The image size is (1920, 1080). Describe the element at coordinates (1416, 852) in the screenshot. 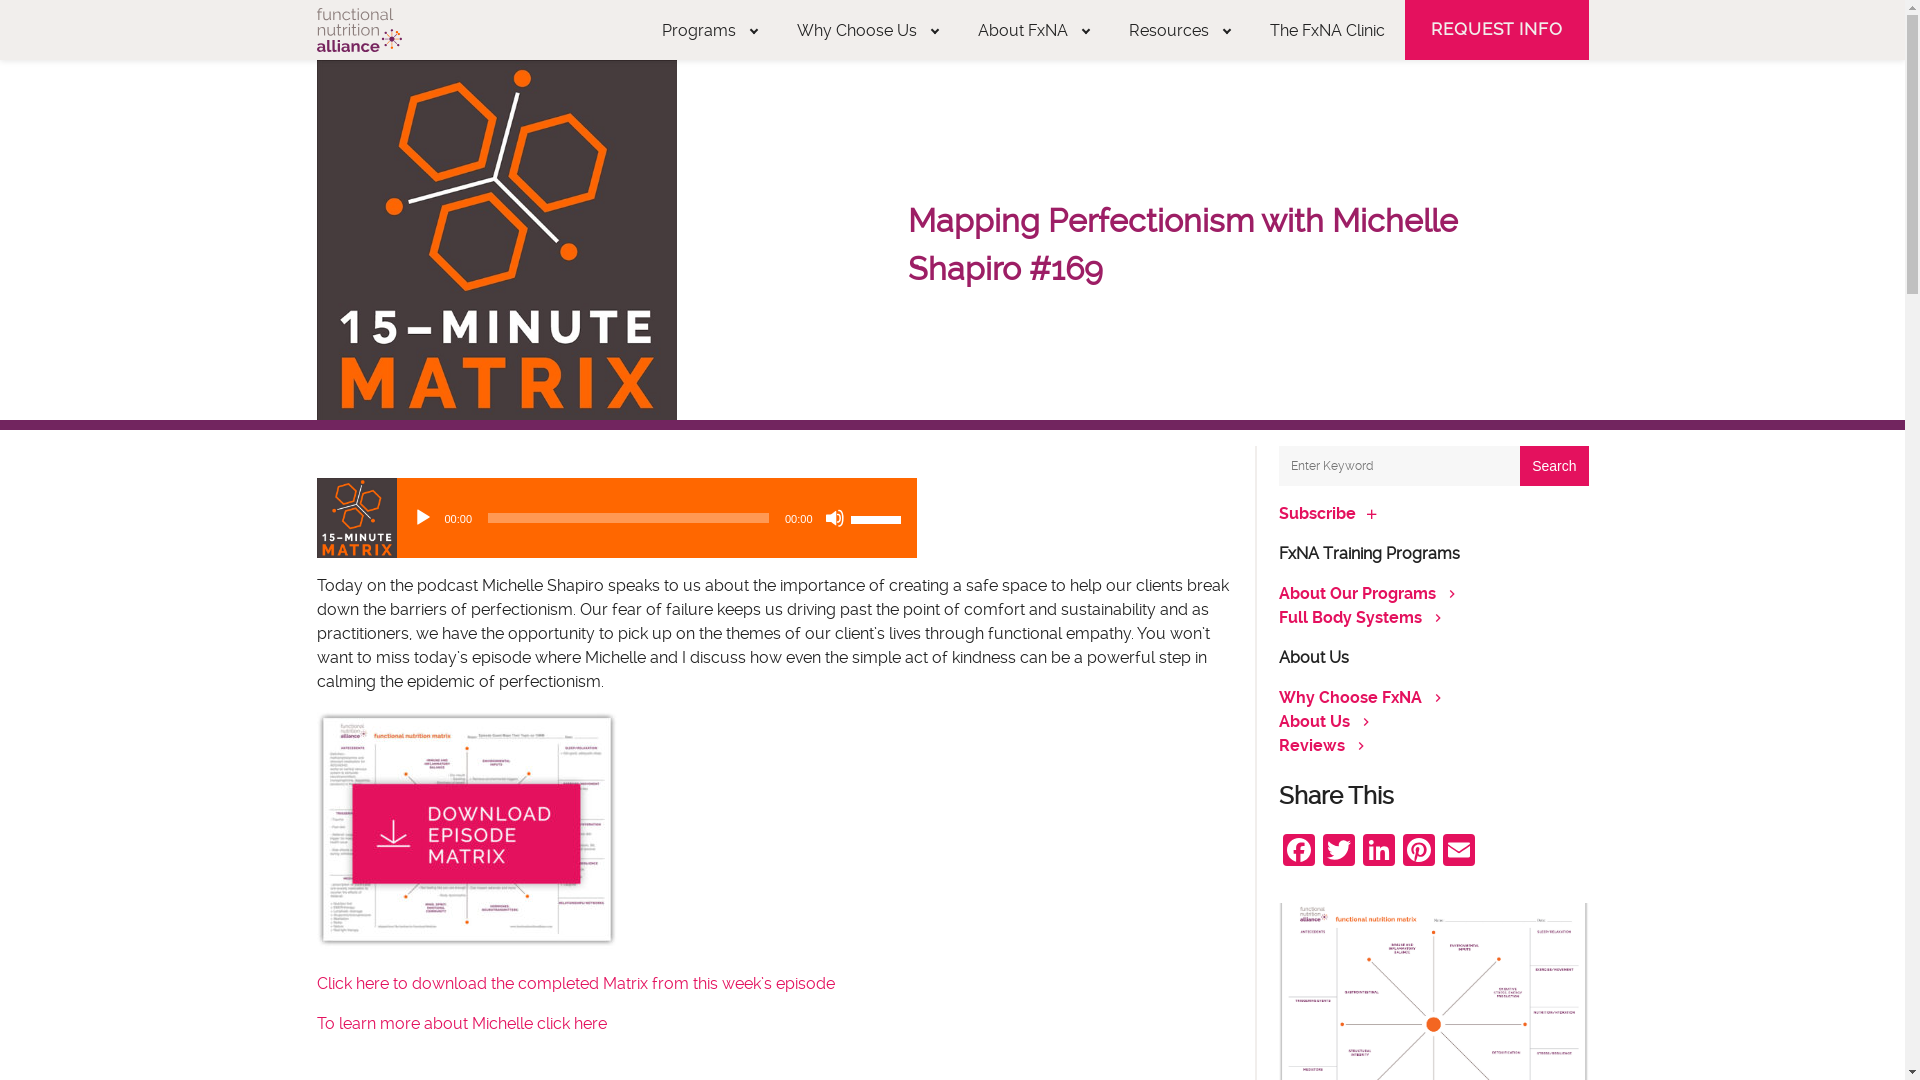

I see `'Pinterest'` at that location.